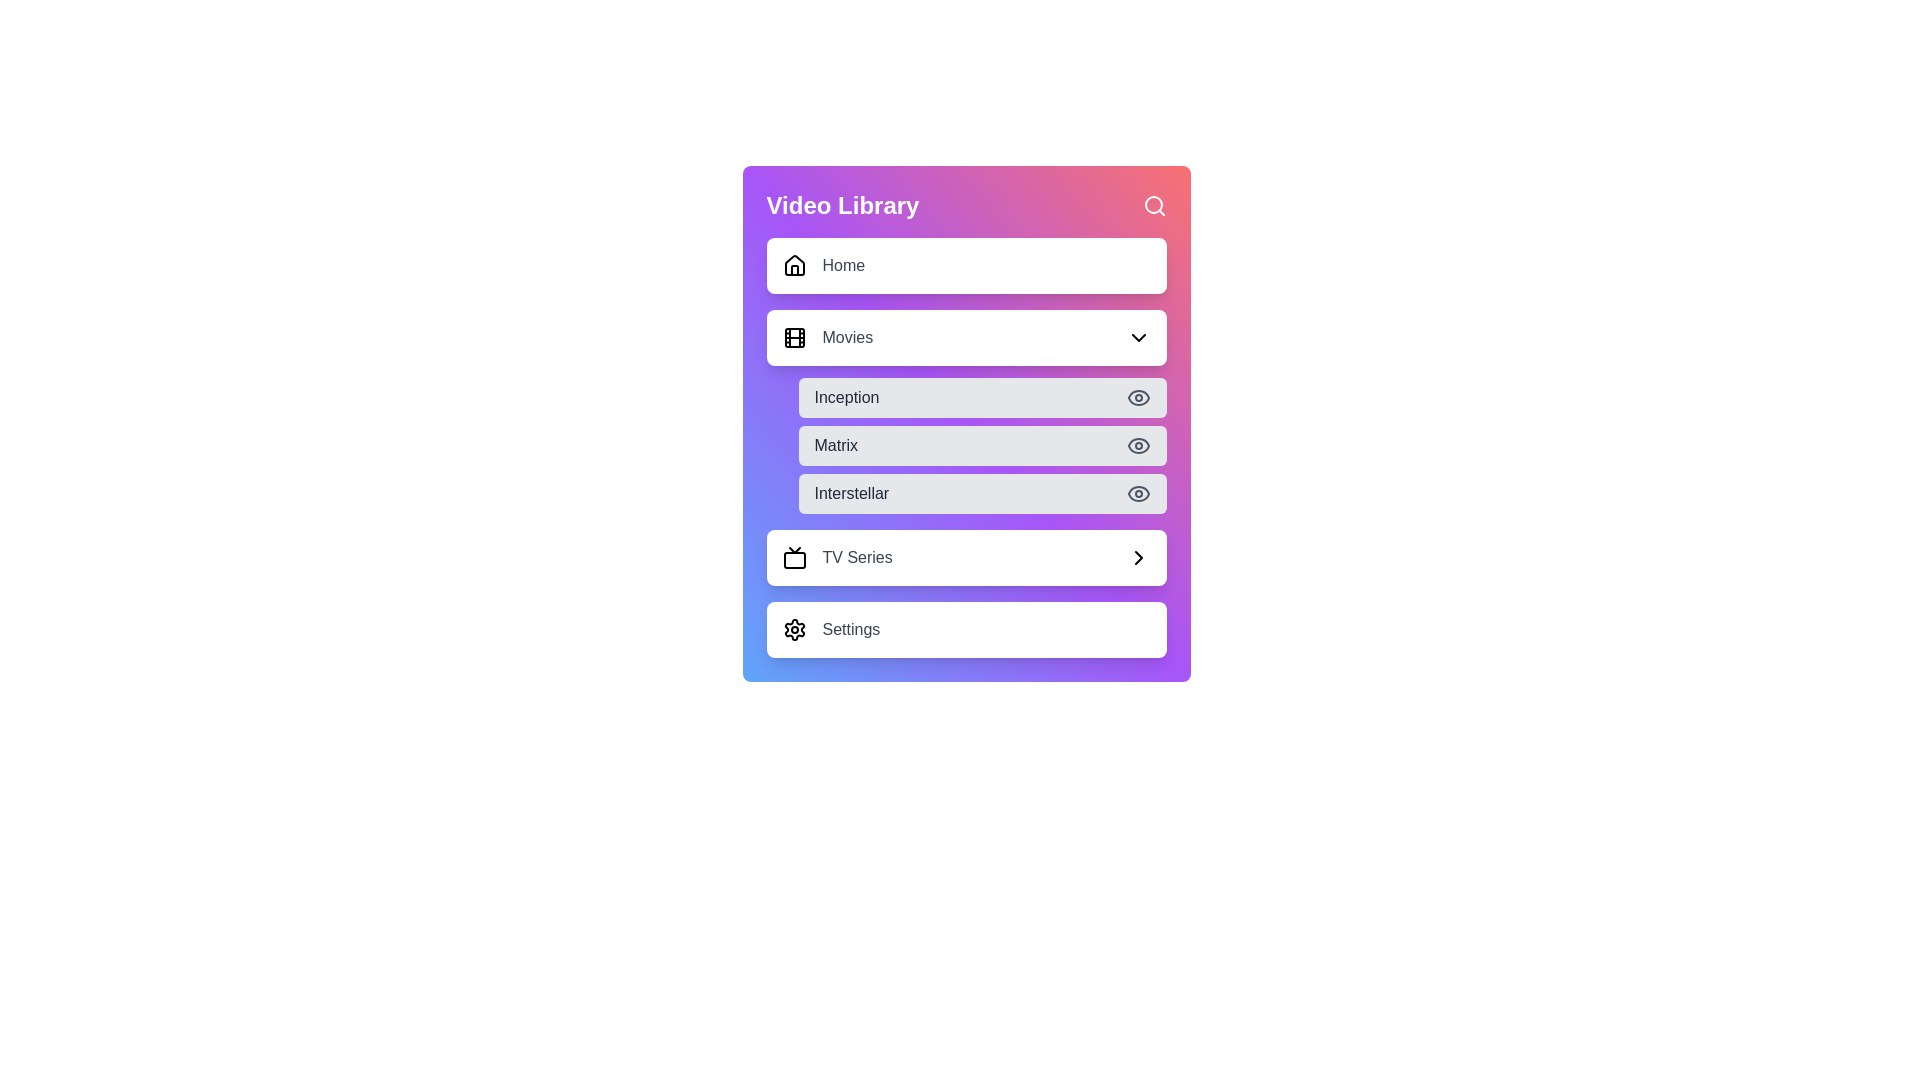  Describe the element at coordinates (823, 265) in the screenshot. I see `the 'Home' navigation item, which features a minimalist home icon and dark gray text` at that location.